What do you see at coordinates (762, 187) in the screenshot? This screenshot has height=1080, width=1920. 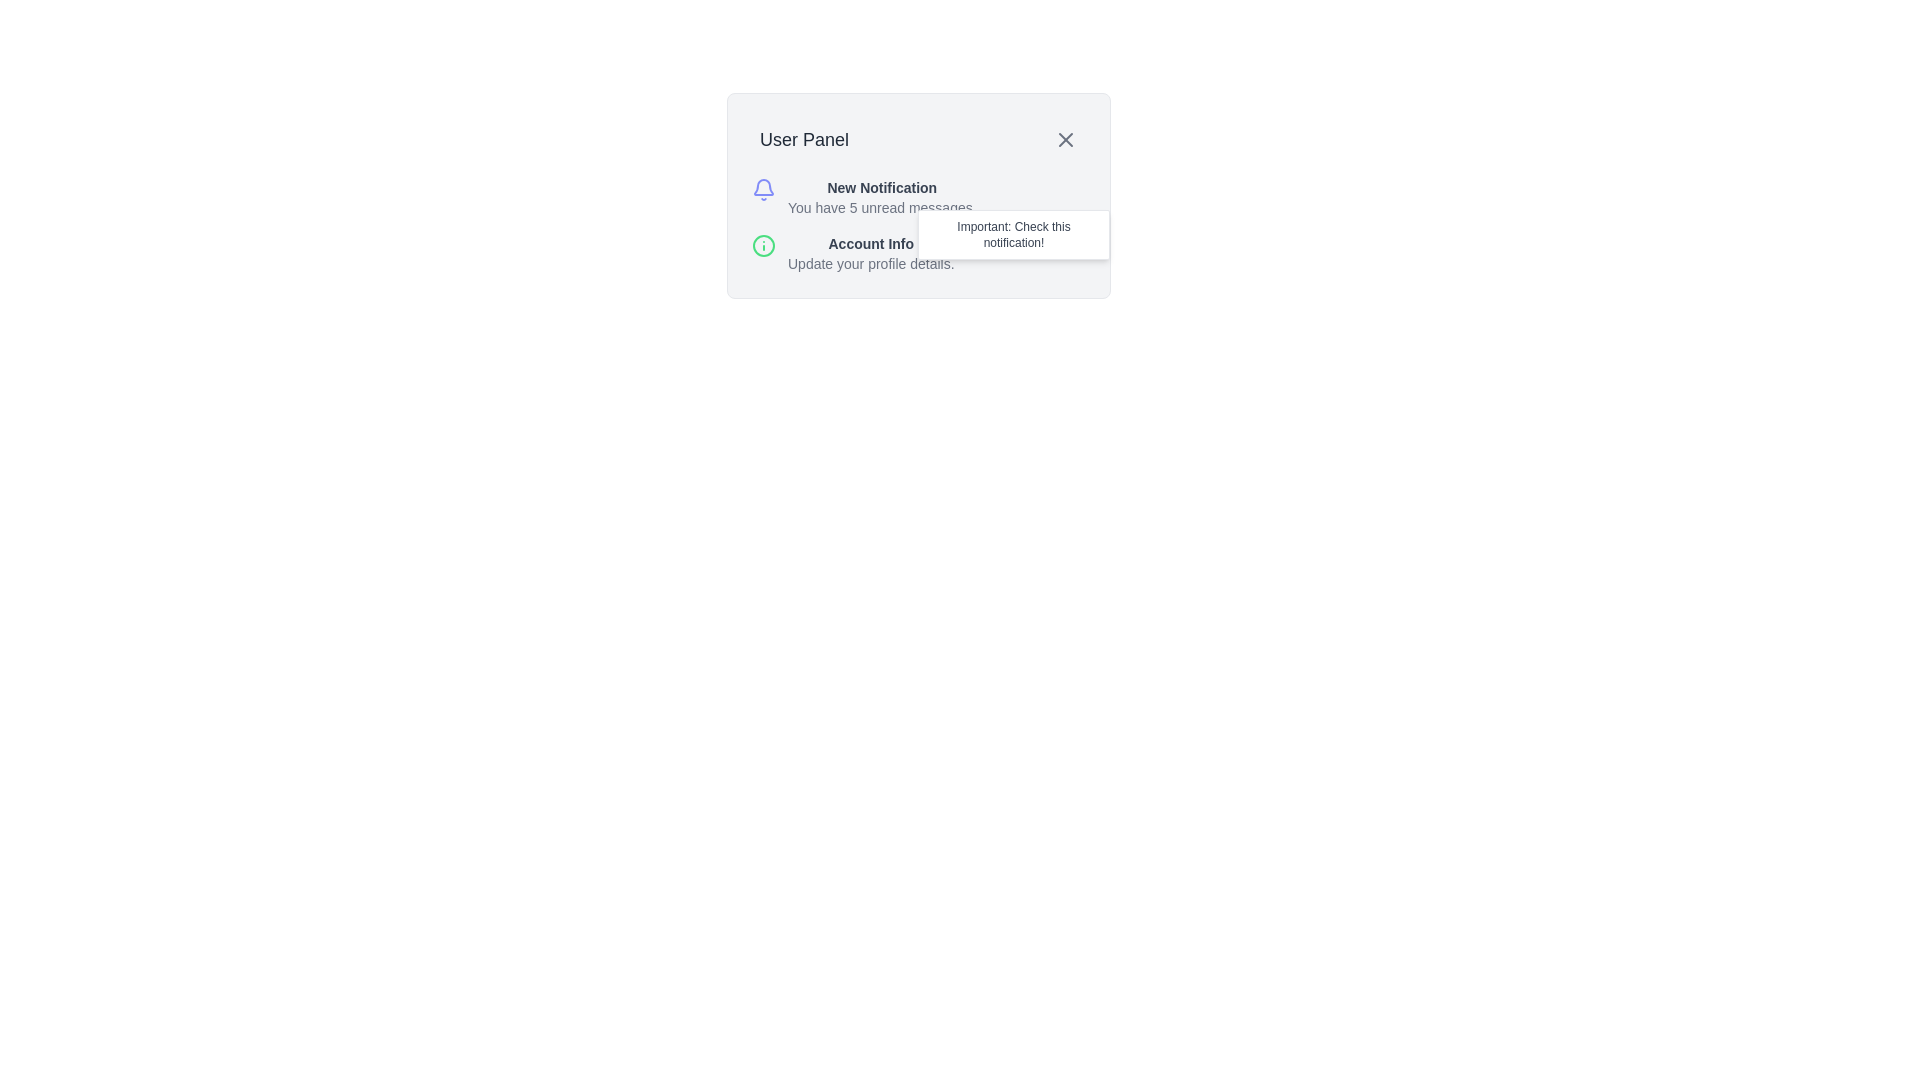 I see `the notification bell icon located at the top-right corner of the notification panel, which visually represents the notifications feature` at bounding box center [762, 187].